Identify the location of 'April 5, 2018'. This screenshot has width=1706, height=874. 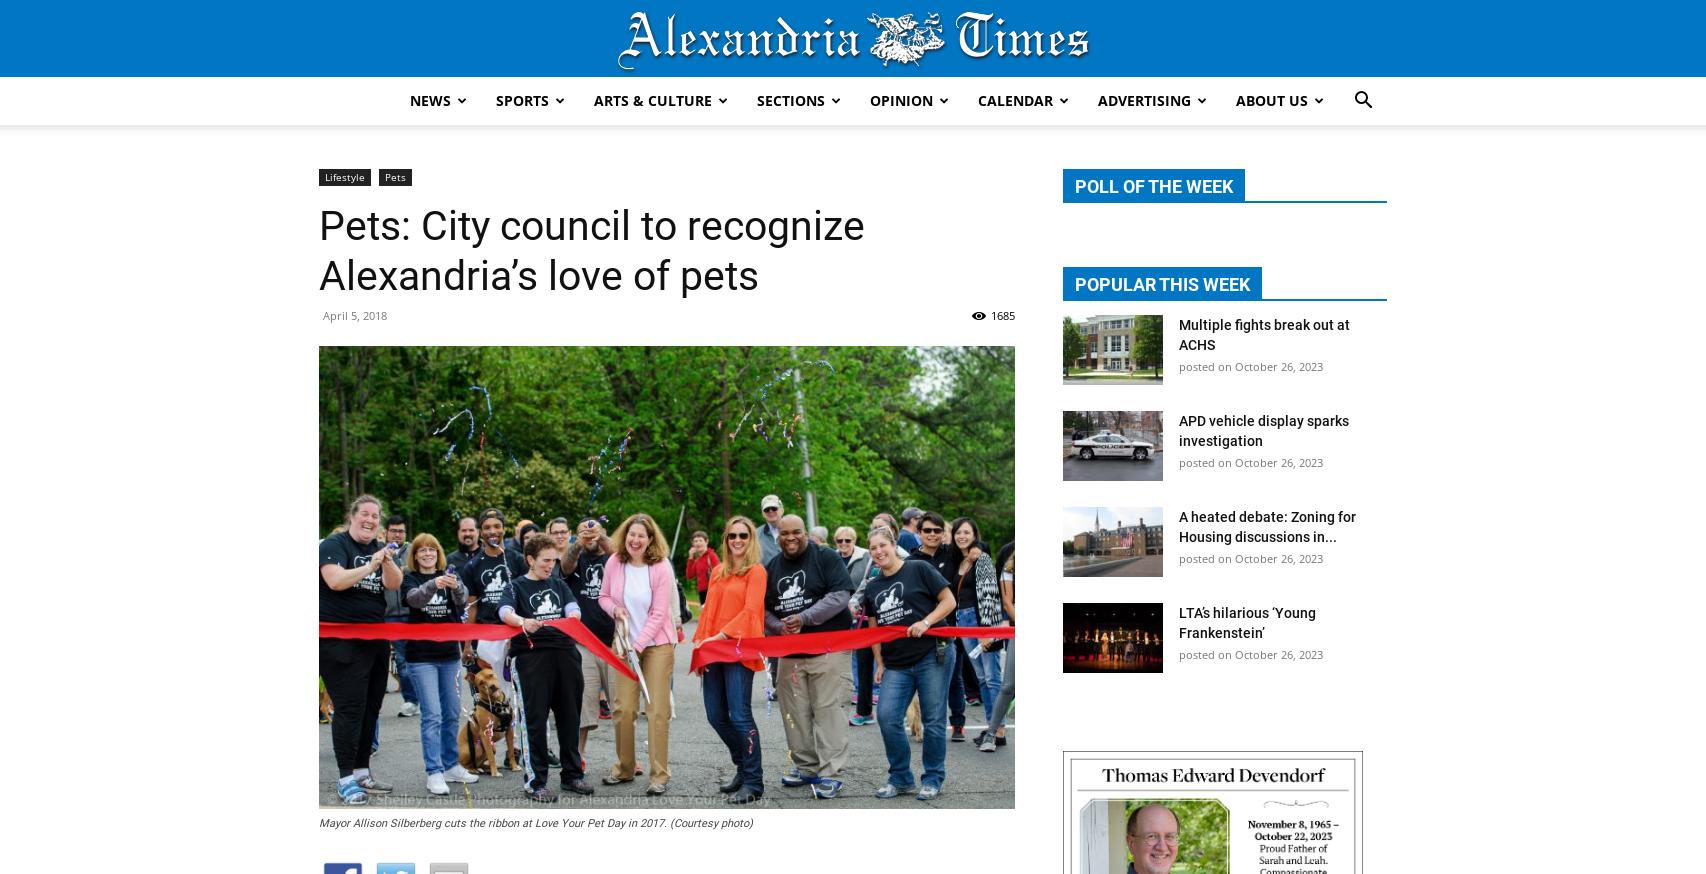
(355, 313).